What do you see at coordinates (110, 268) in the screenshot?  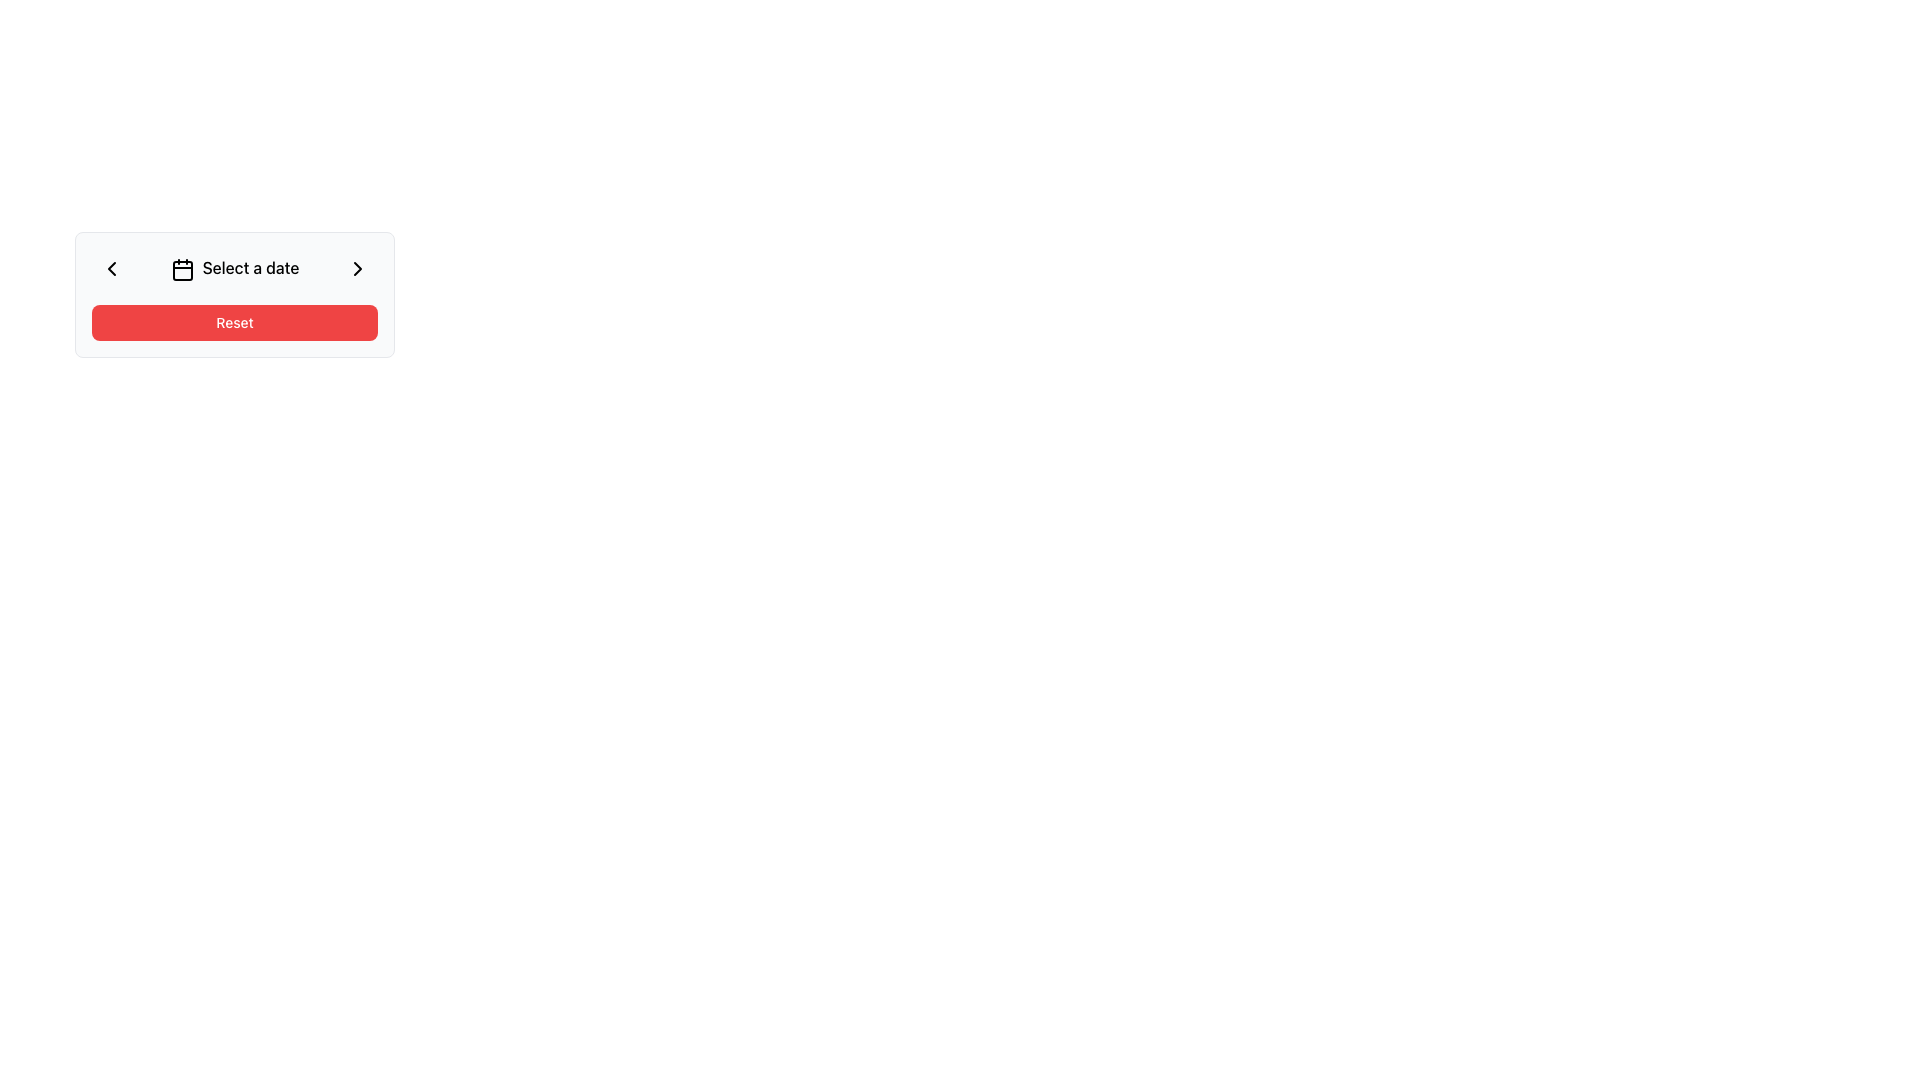 I see `the navigation button located on the top-left side of the 'Select a date' section` at bounding box center [110, 268].